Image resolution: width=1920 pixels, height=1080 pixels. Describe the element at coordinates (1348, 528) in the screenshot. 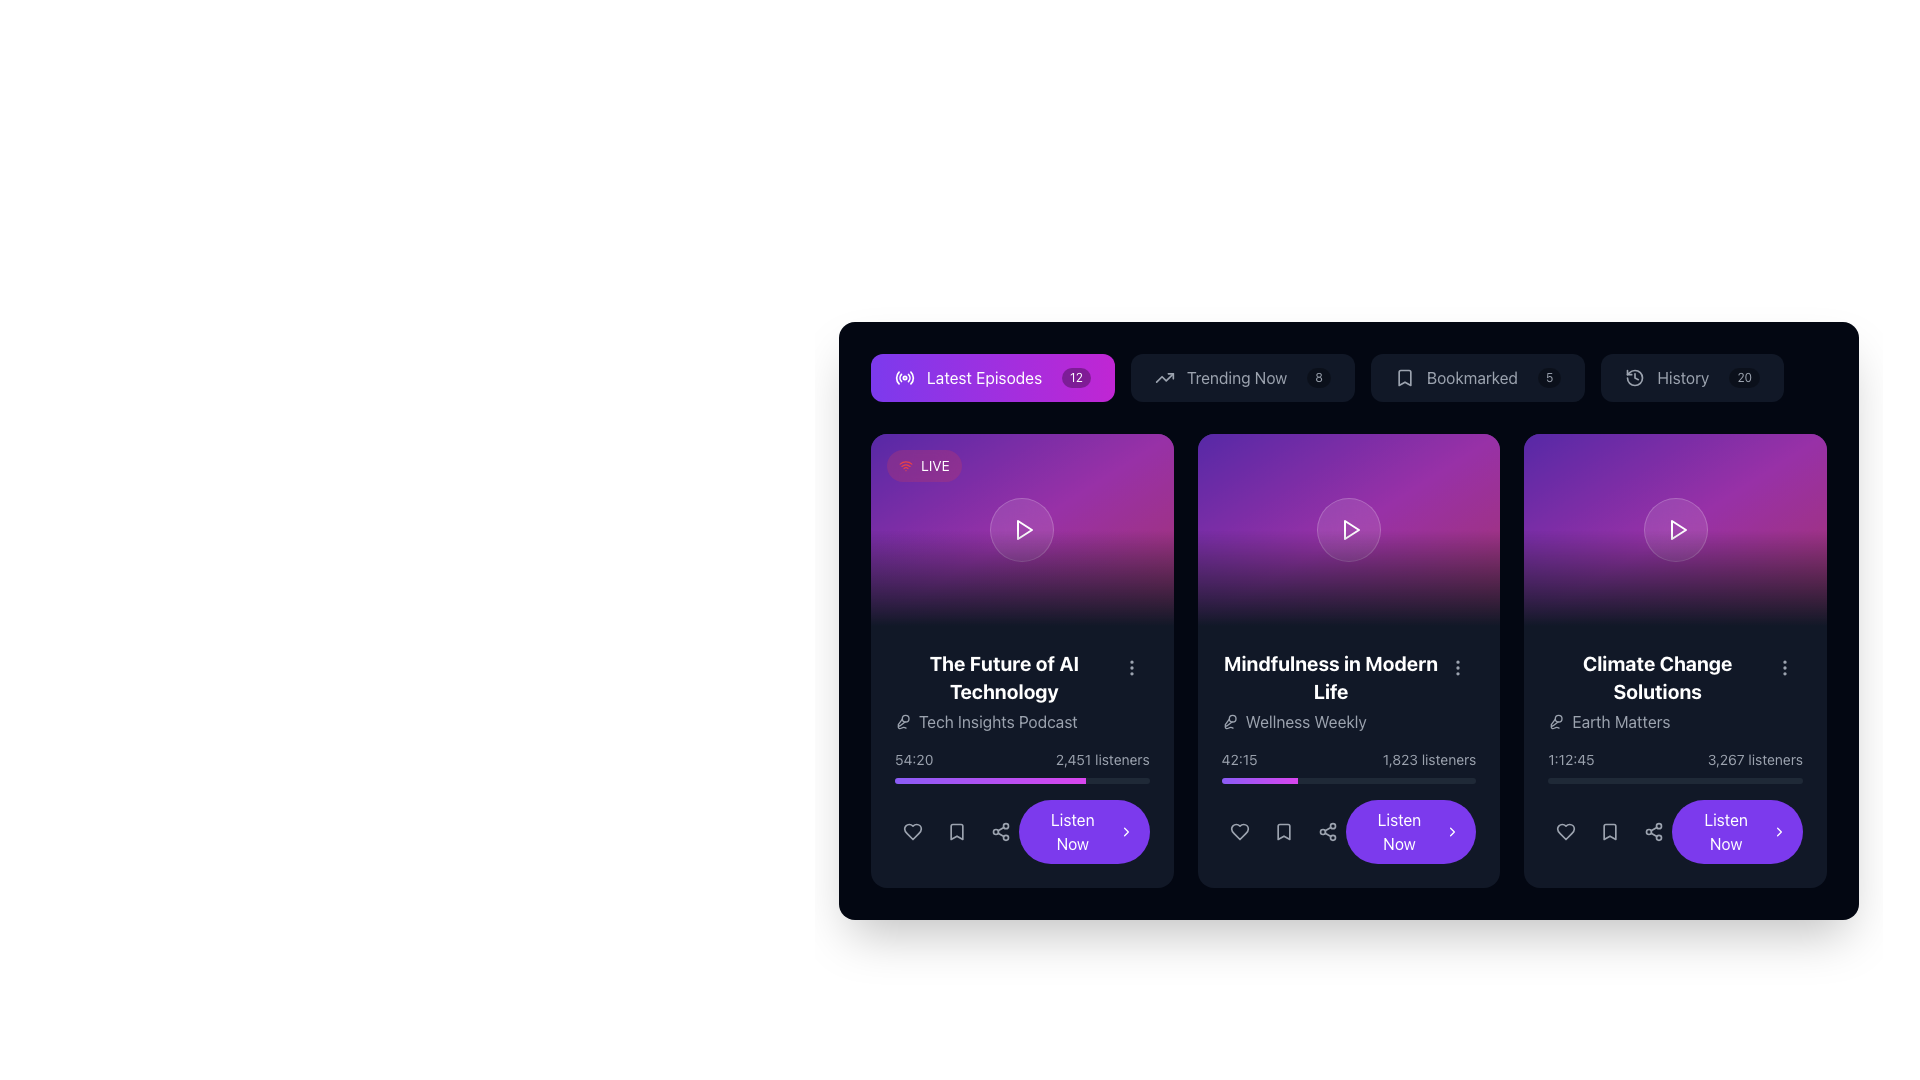

I see `the Play Button, which is a rounded rectangle with a gradient background and a circular play icon, located below the 'Latest Episodes' heading in the 'Mindfulness in Modern Life' card` at that location.